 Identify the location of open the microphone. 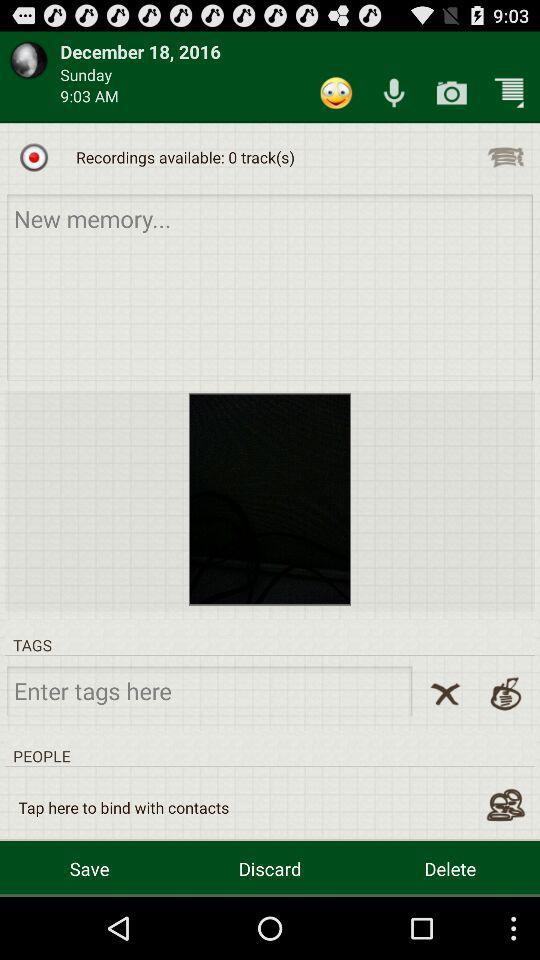
(394, 93).